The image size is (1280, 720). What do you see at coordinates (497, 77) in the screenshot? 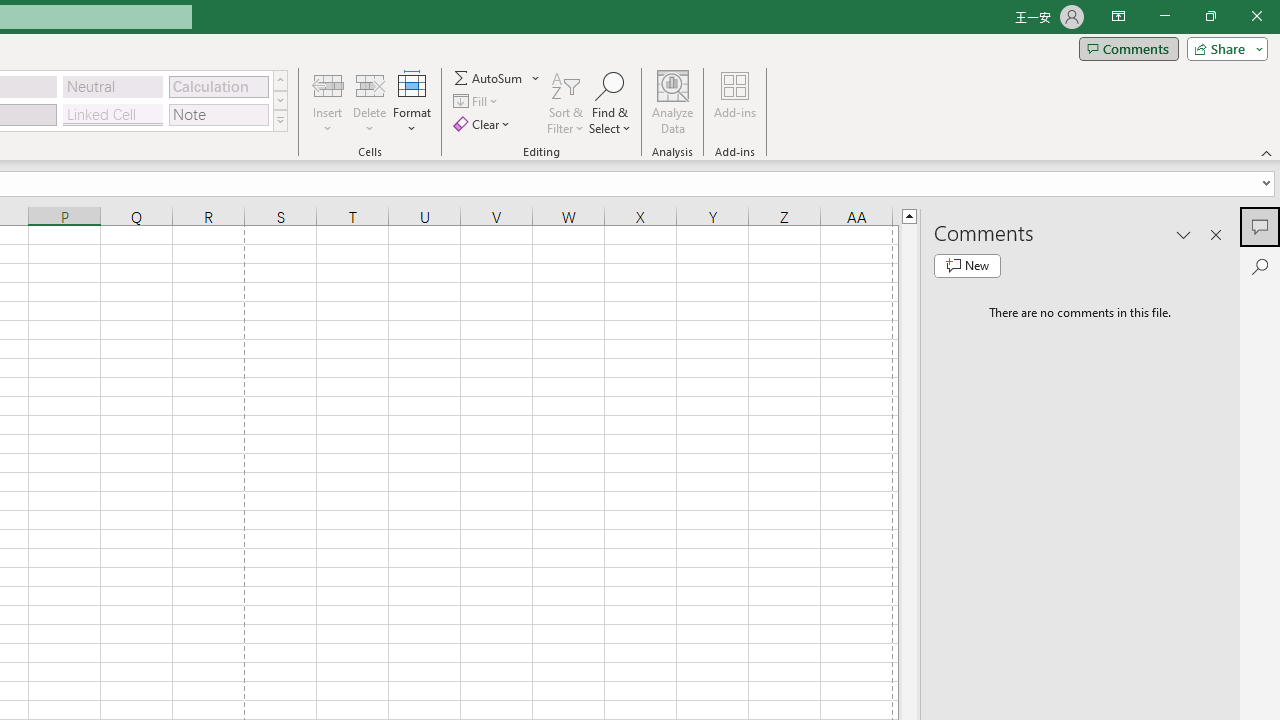
I see `'AutoSum'` at bounding box center [497, 77].